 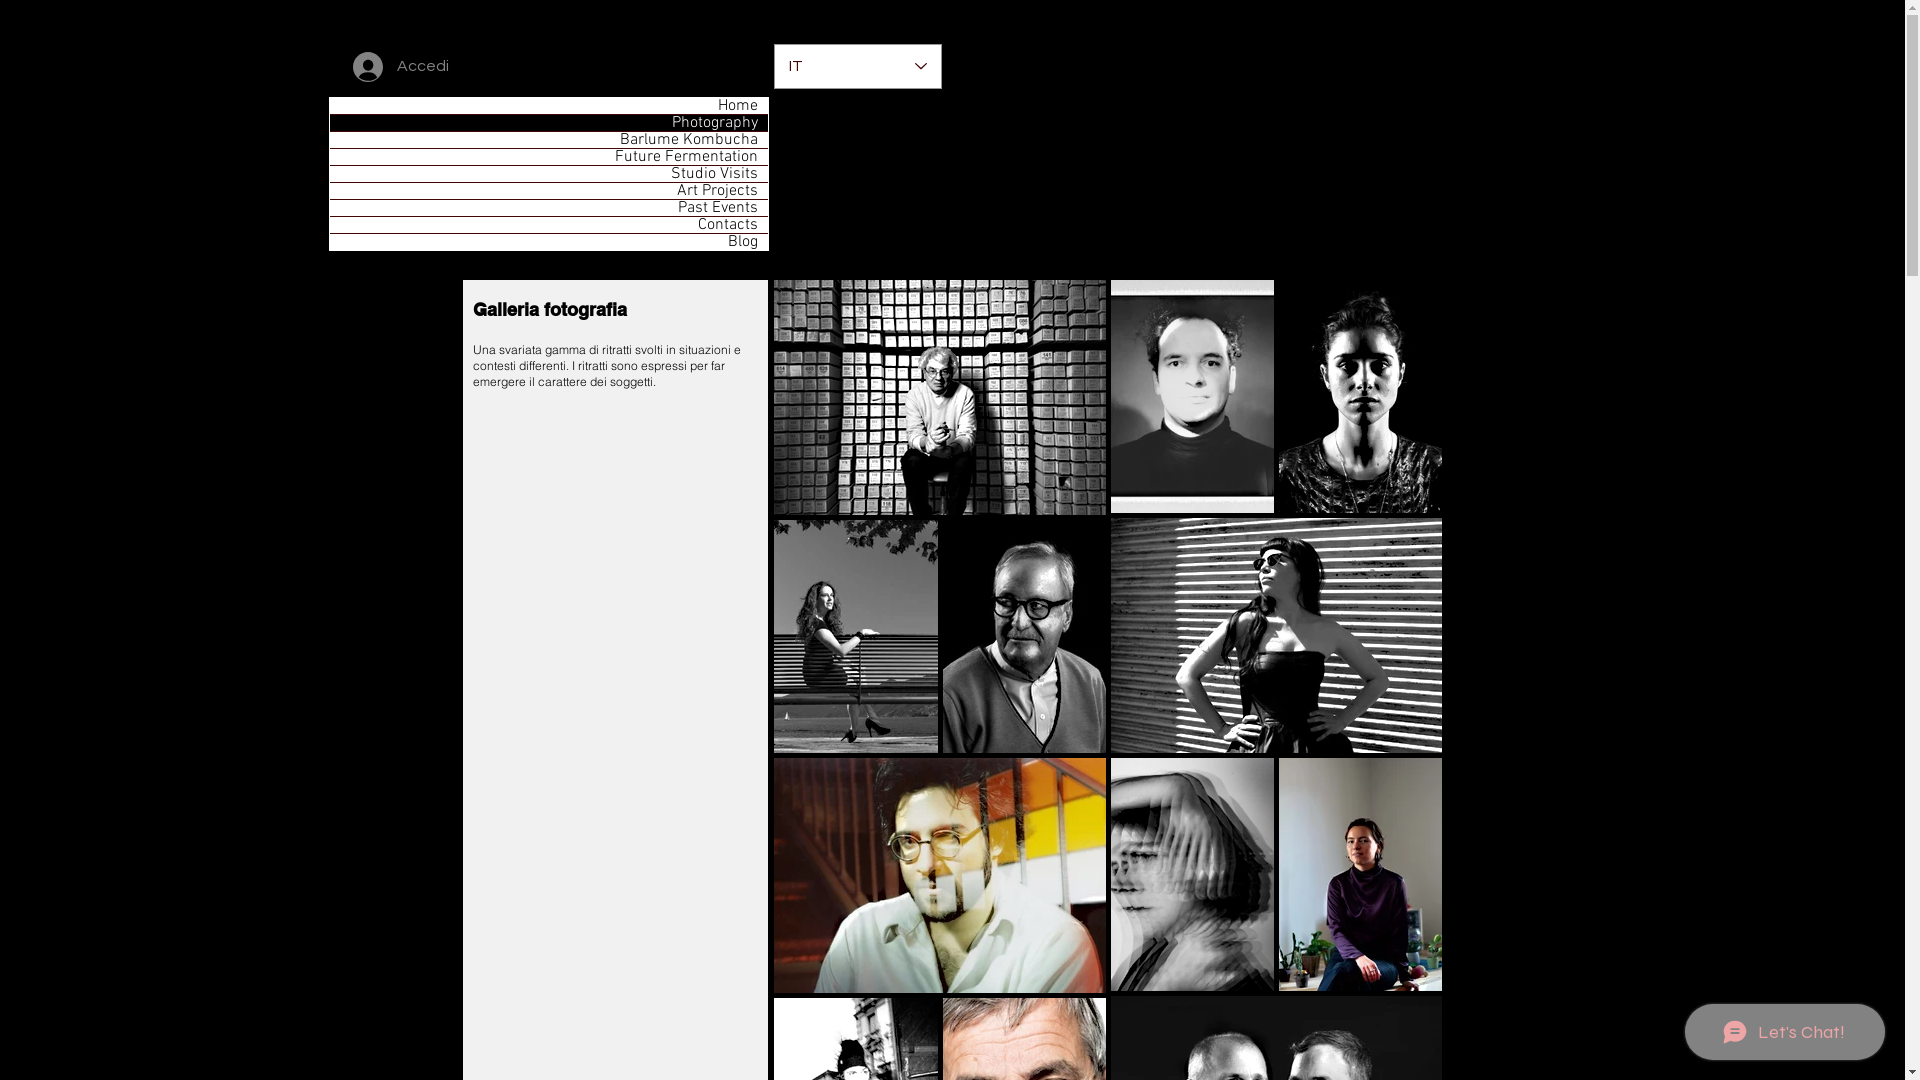 I want to click on 'Art Projects', so click(x=548, y=191).